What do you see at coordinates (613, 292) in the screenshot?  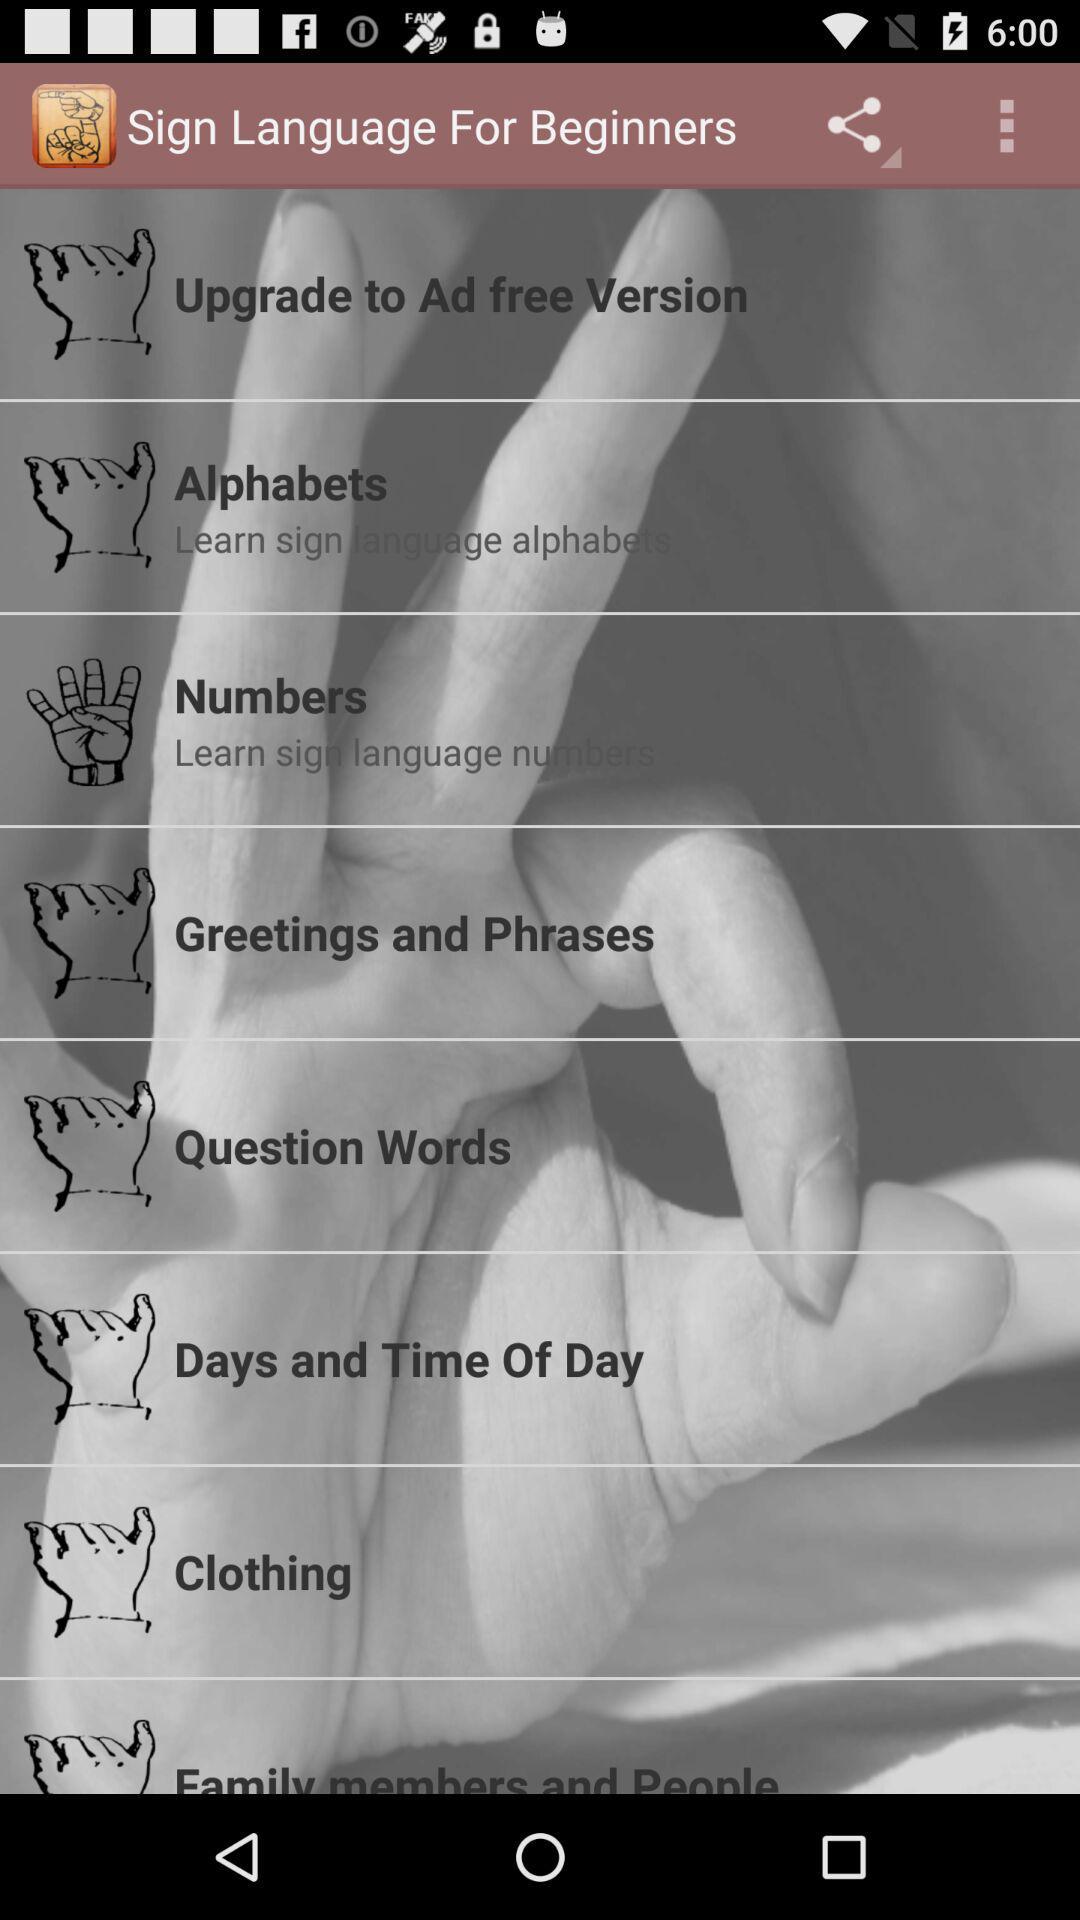 I see `item above alphabets app` at bounding box center [613, 292].